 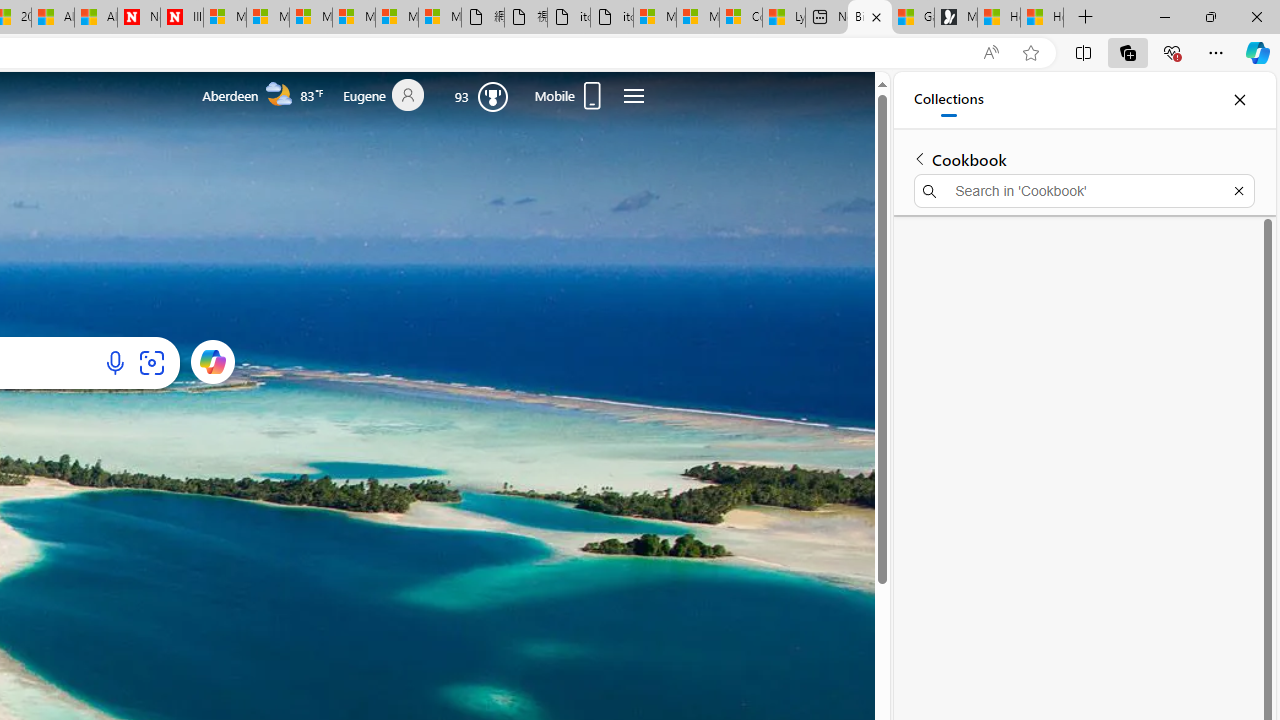 I want to click on 'itconcepthk.com/projector_solutions.mp4', so click(x=611, y=17).